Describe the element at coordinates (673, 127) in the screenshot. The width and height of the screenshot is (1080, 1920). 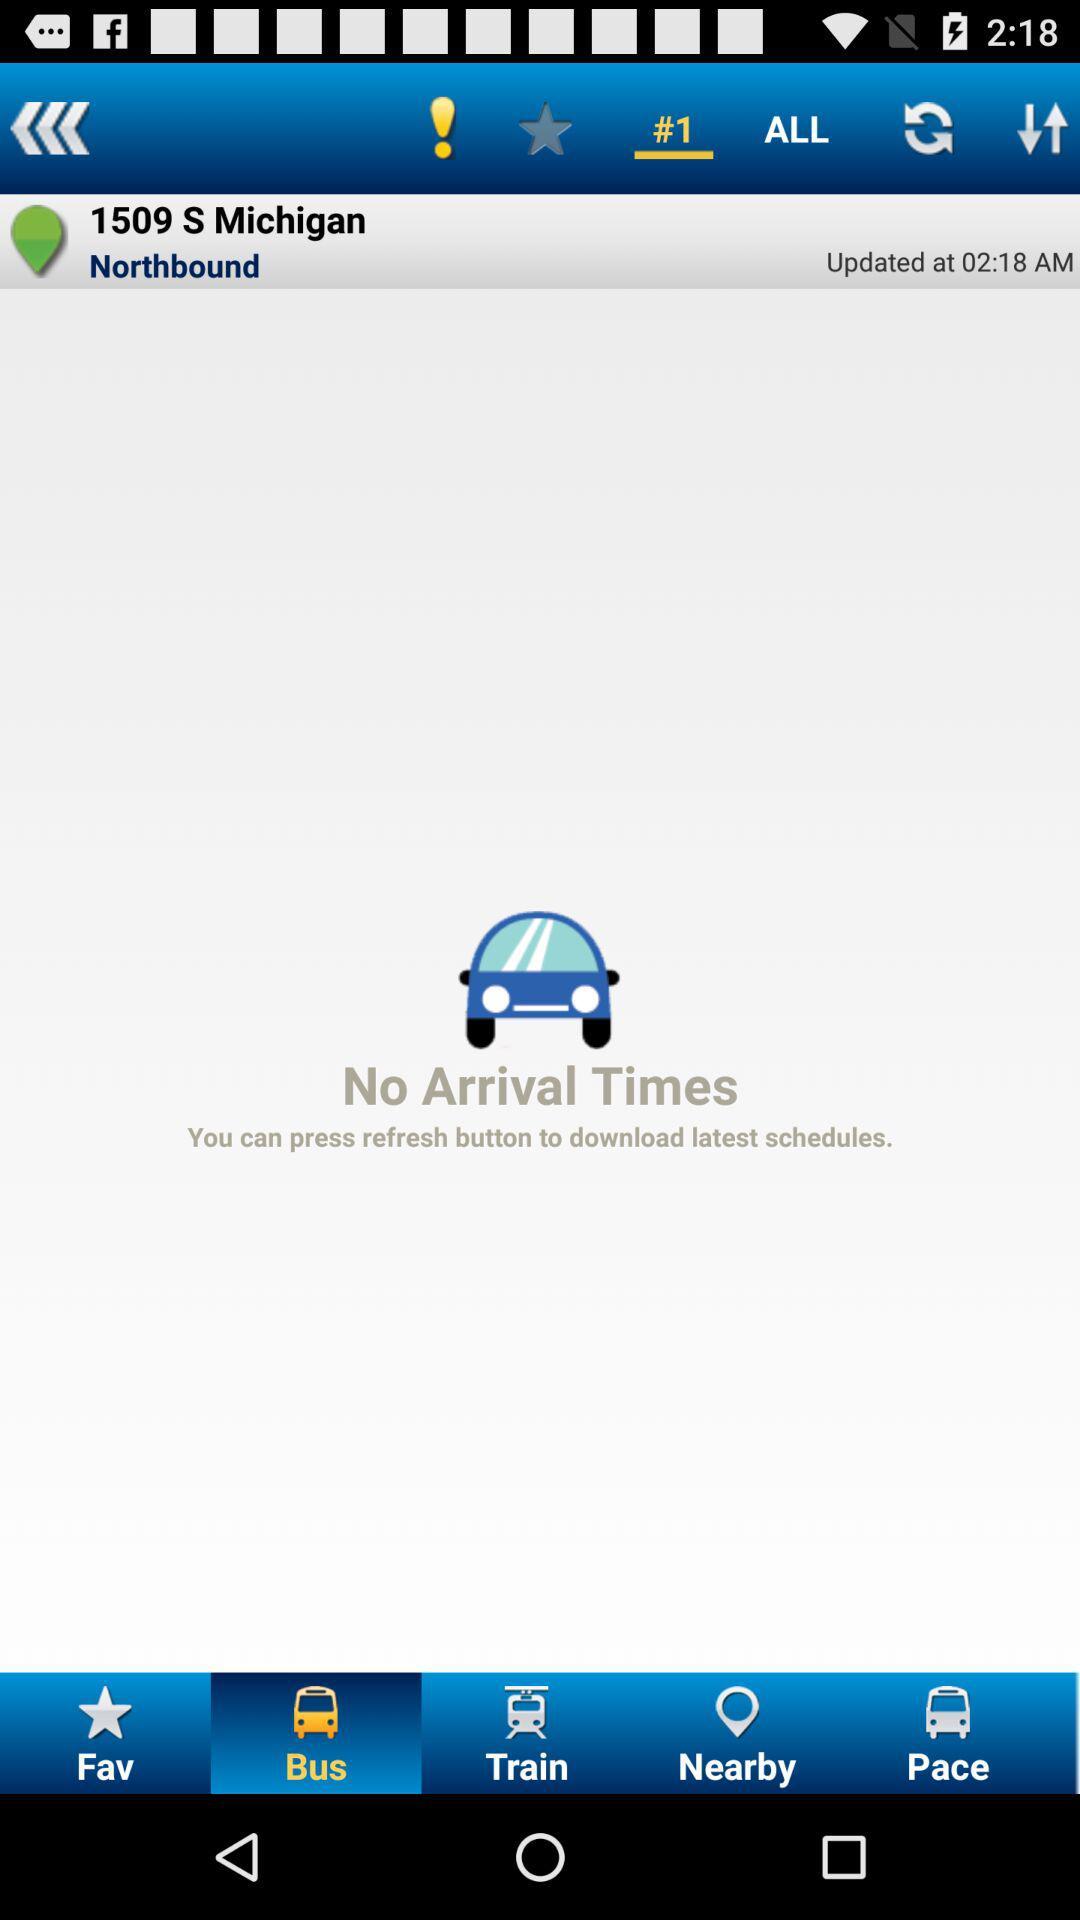
I see `the   #1   button` at that location.